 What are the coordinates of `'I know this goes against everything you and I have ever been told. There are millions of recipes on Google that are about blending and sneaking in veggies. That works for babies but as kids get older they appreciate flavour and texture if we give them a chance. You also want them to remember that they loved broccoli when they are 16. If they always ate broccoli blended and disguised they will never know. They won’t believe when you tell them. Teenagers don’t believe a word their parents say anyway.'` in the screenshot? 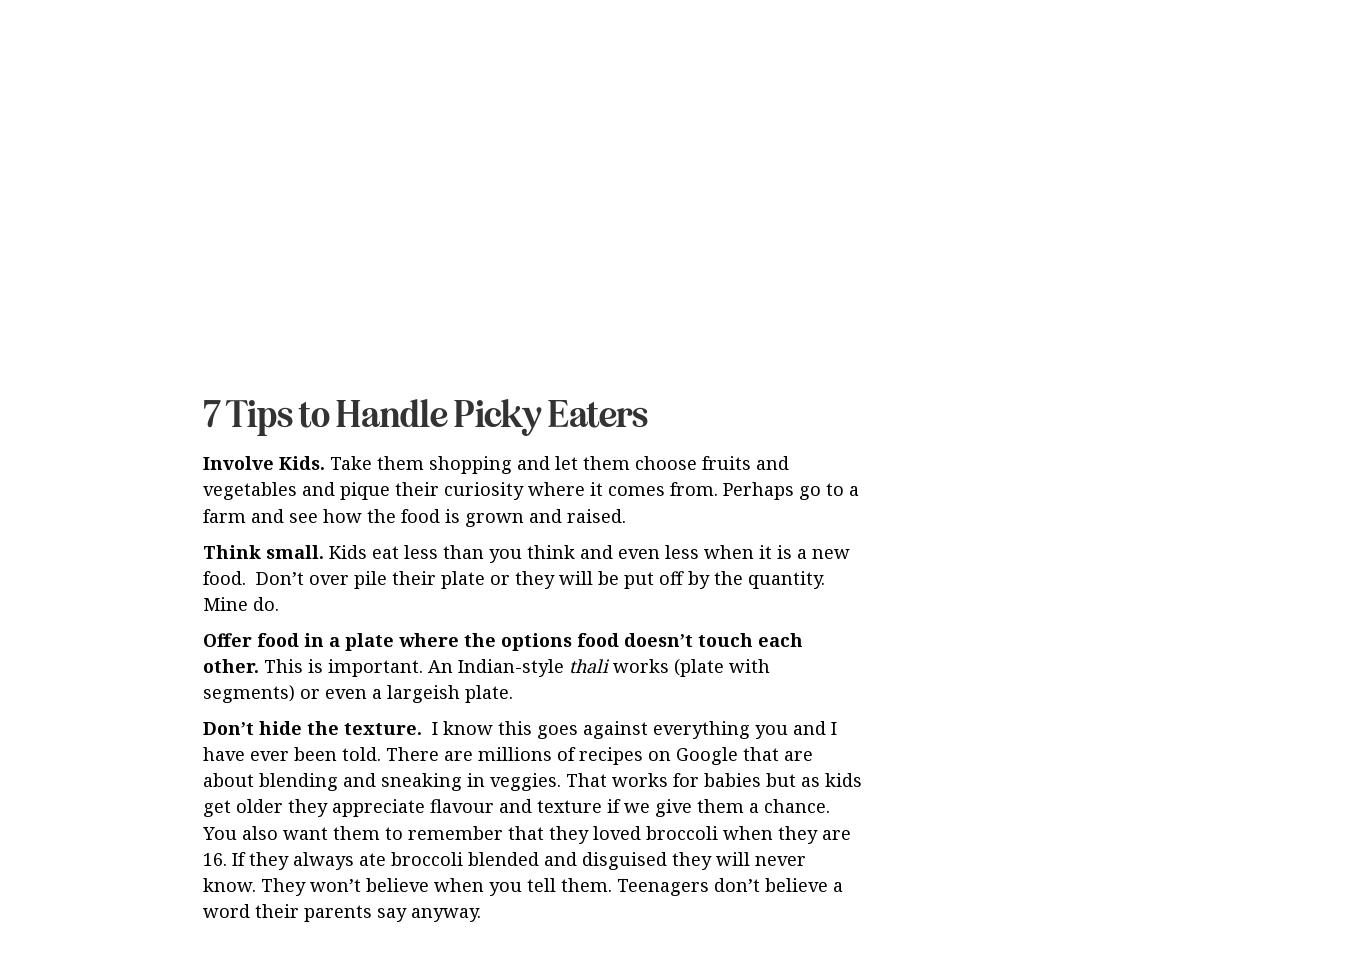 It's located at (532, 654).